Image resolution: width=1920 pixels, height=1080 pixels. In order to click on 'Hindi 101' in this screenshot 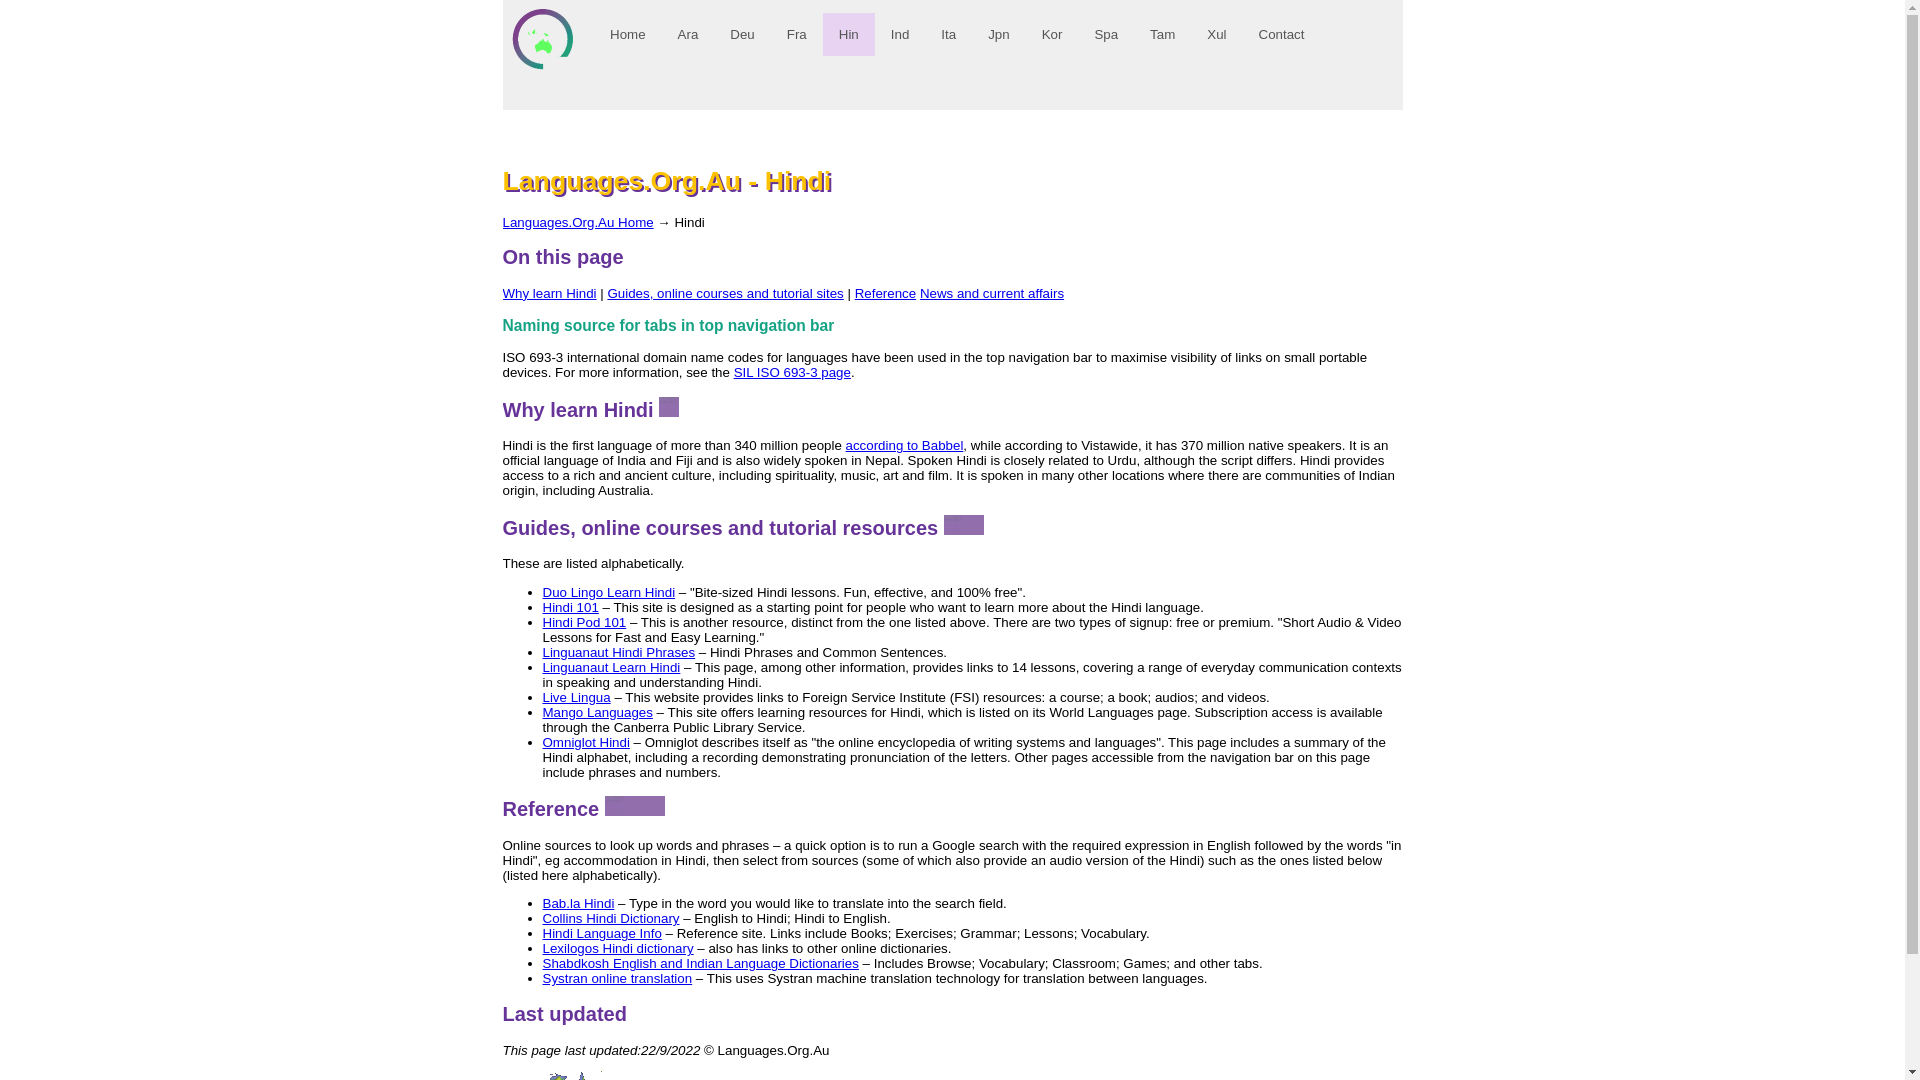, I will do `click(542, 606)`.